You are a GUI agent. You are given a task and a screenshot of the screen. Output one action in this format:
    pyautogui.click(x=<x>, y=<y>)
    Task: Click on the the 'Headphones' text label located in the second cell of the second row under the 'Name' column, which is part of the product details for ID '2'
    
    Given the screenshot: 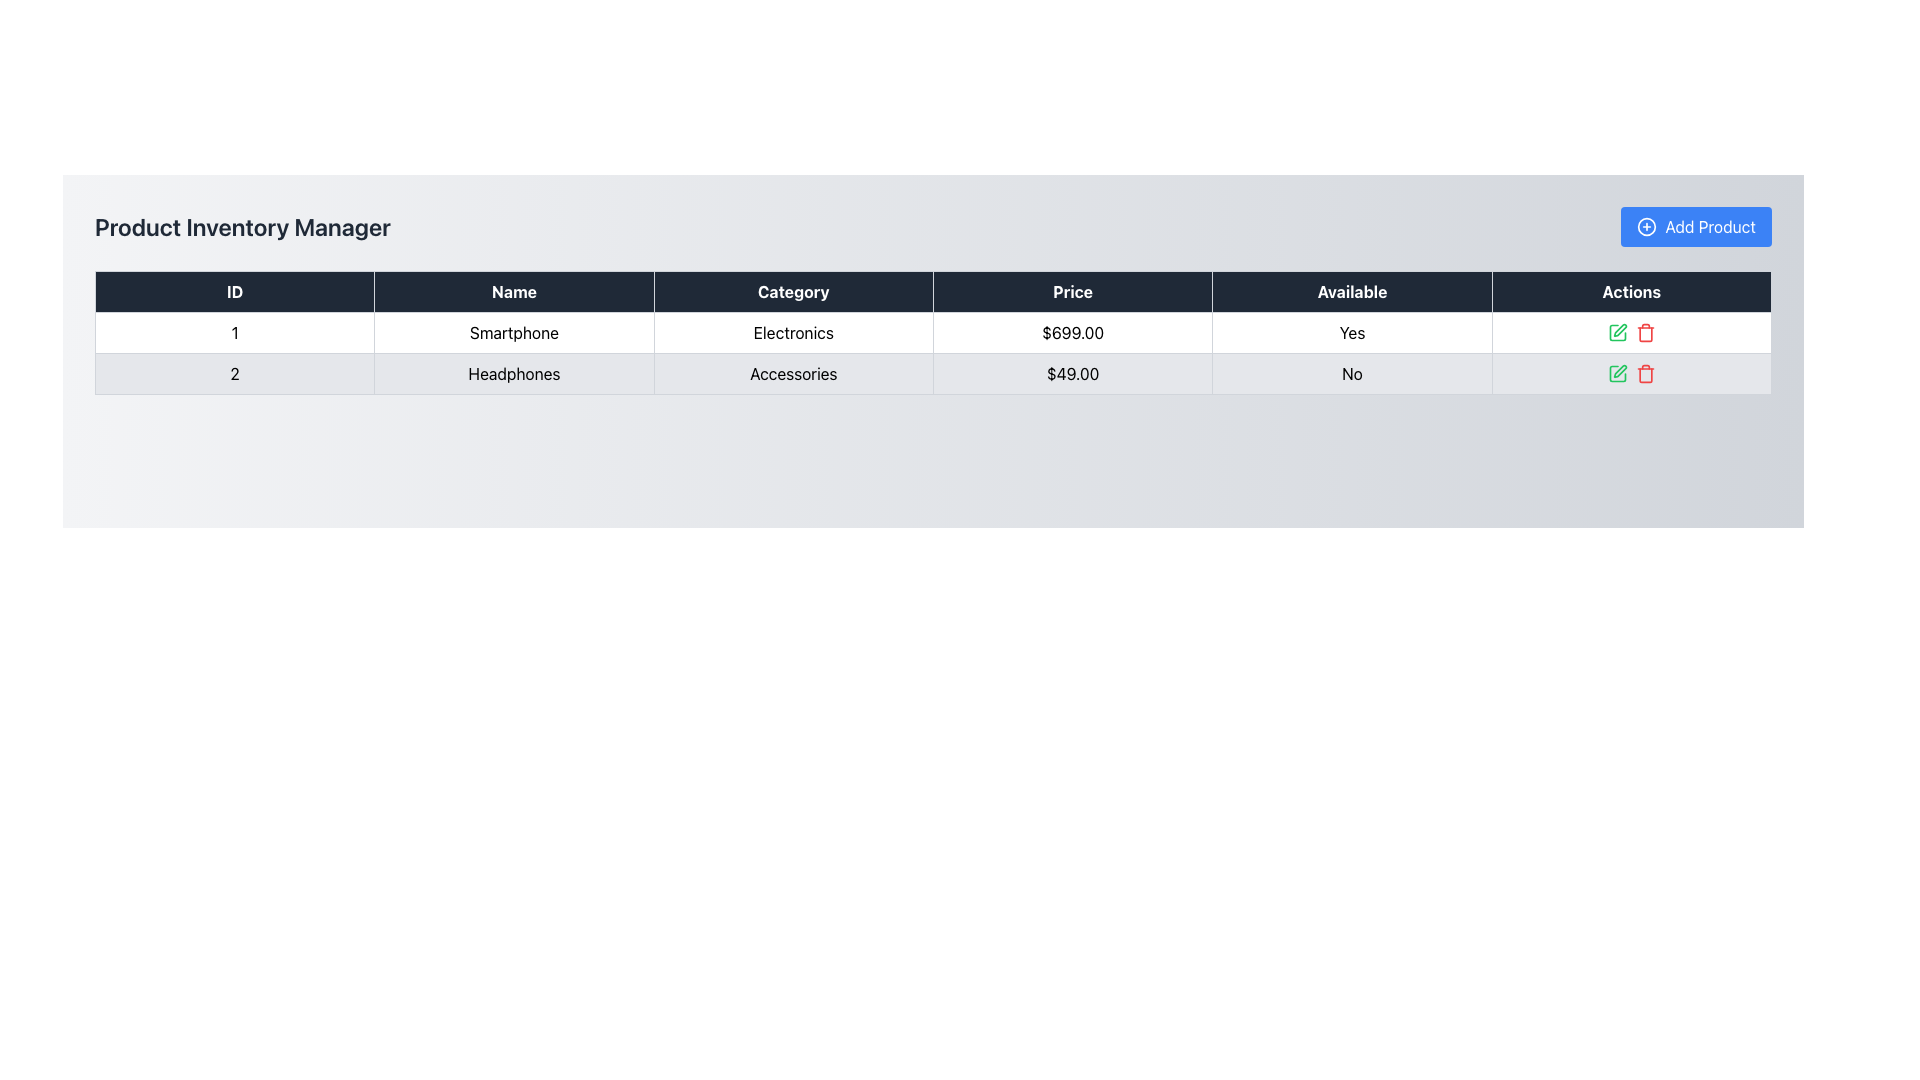 What is the action you would take?
    pyautogui.click(x=514, y=374)
    